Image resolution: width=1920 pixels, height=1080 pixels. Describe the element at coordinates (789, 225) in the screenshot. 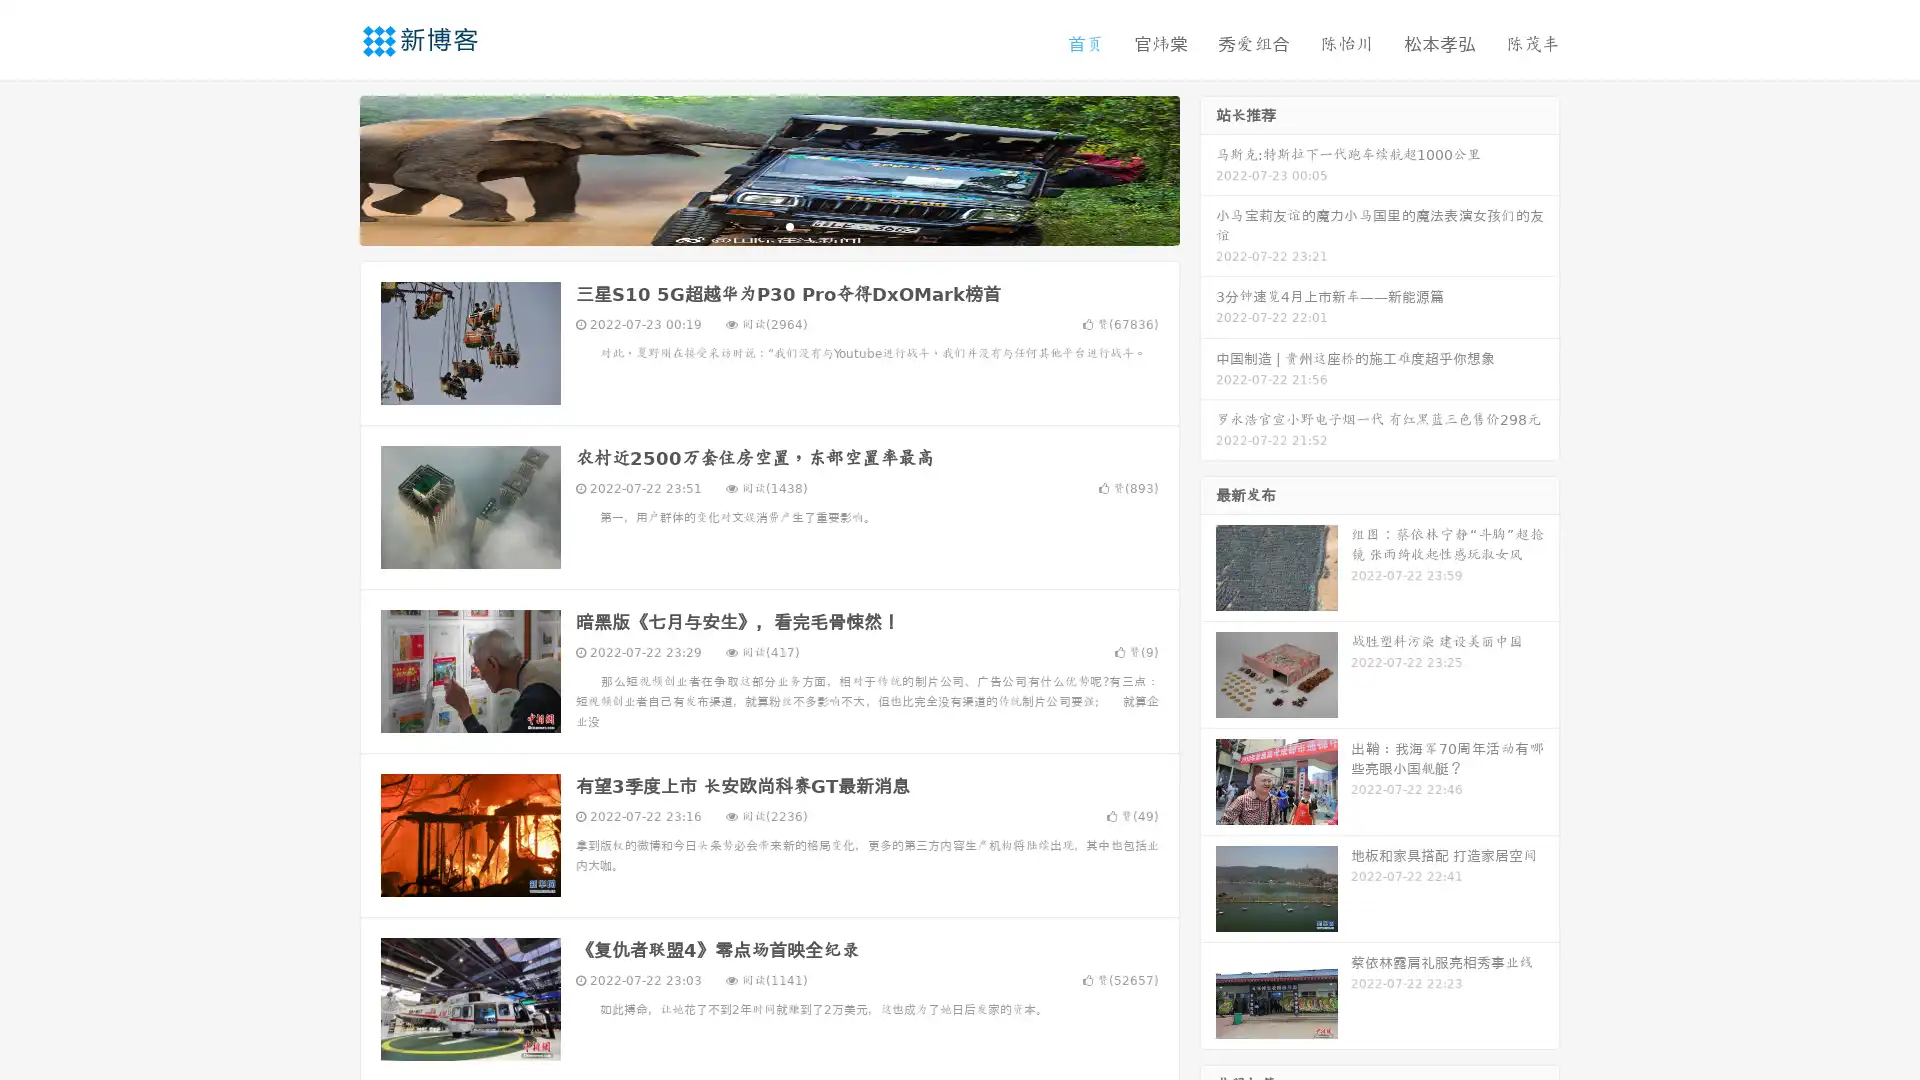

I see `Go to slide 3` at that location.